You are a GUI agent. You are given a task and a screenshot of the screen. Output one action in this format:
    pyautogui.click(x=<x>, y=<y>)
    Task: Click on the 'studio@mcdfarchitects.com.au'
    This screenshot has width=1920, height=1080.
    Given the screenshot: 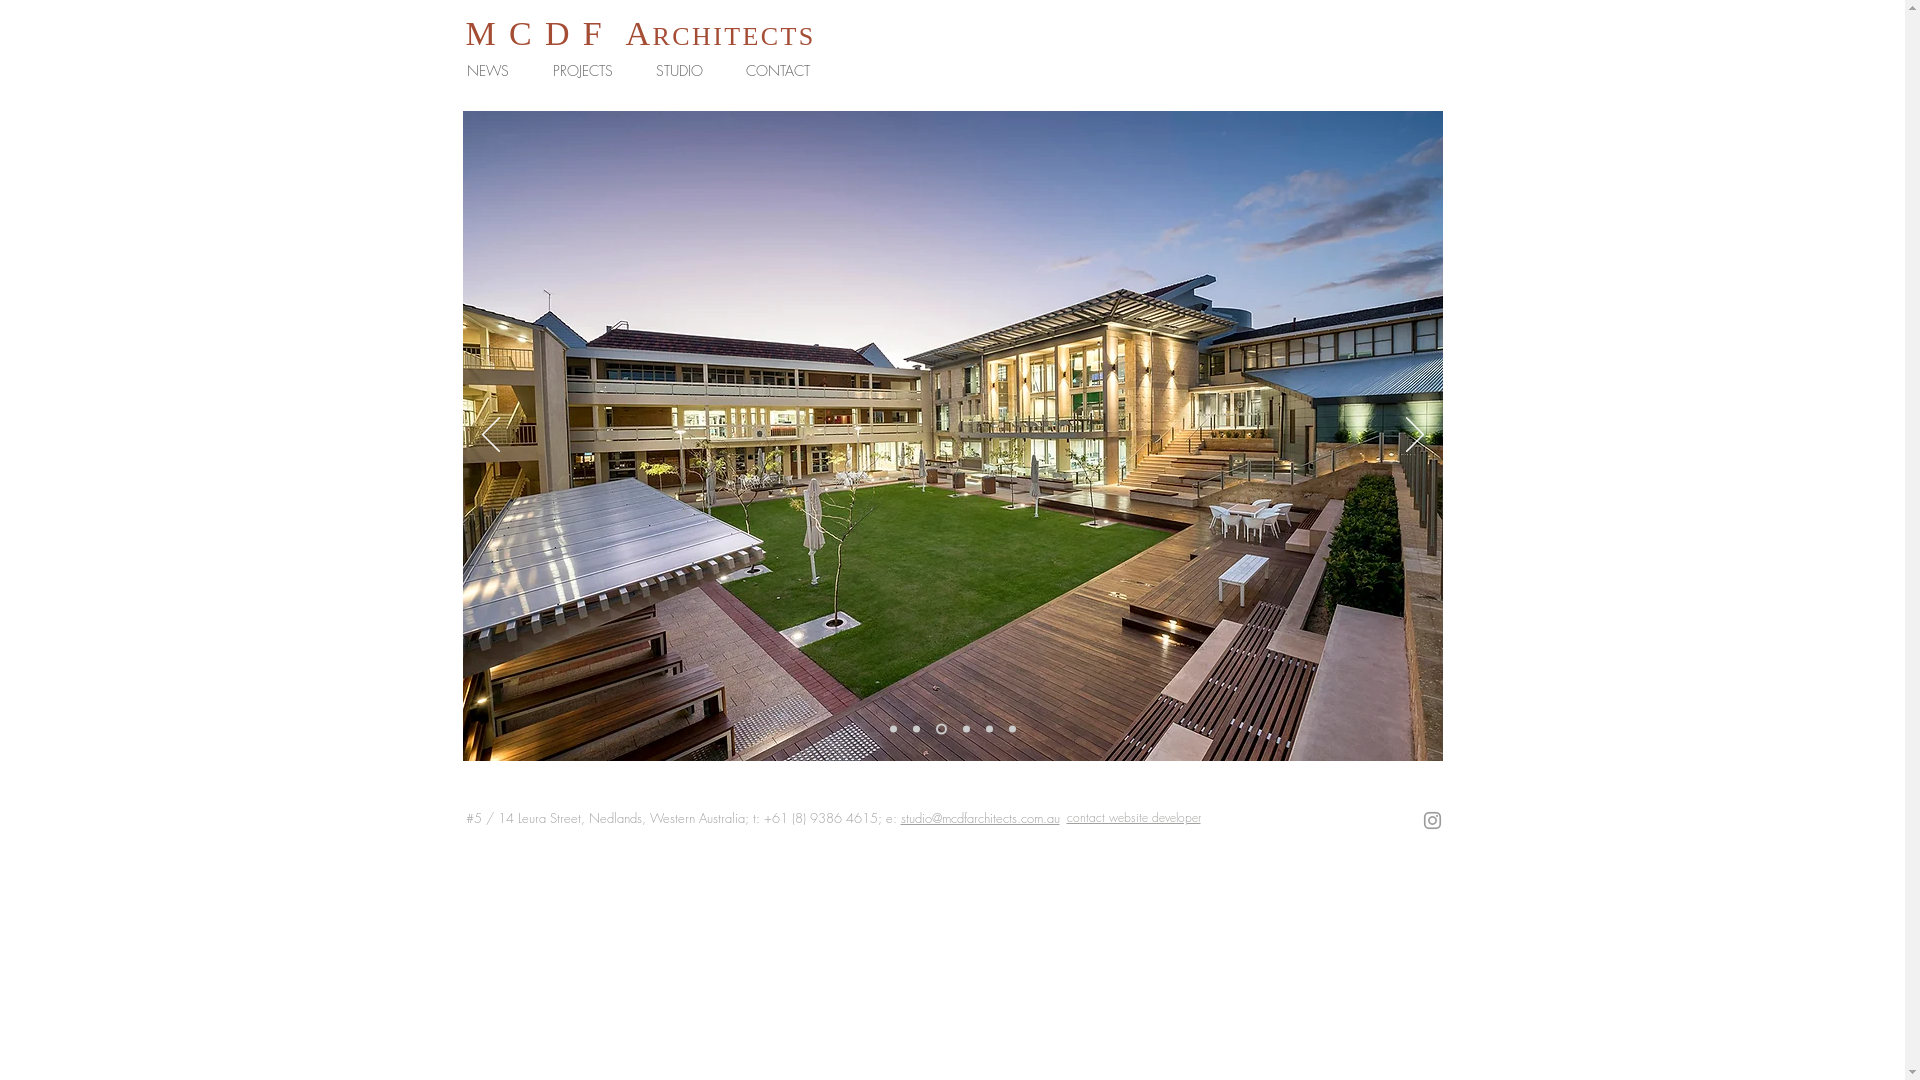 What is the action you would take?
    pyautogui.click(x=979, y=817)
    